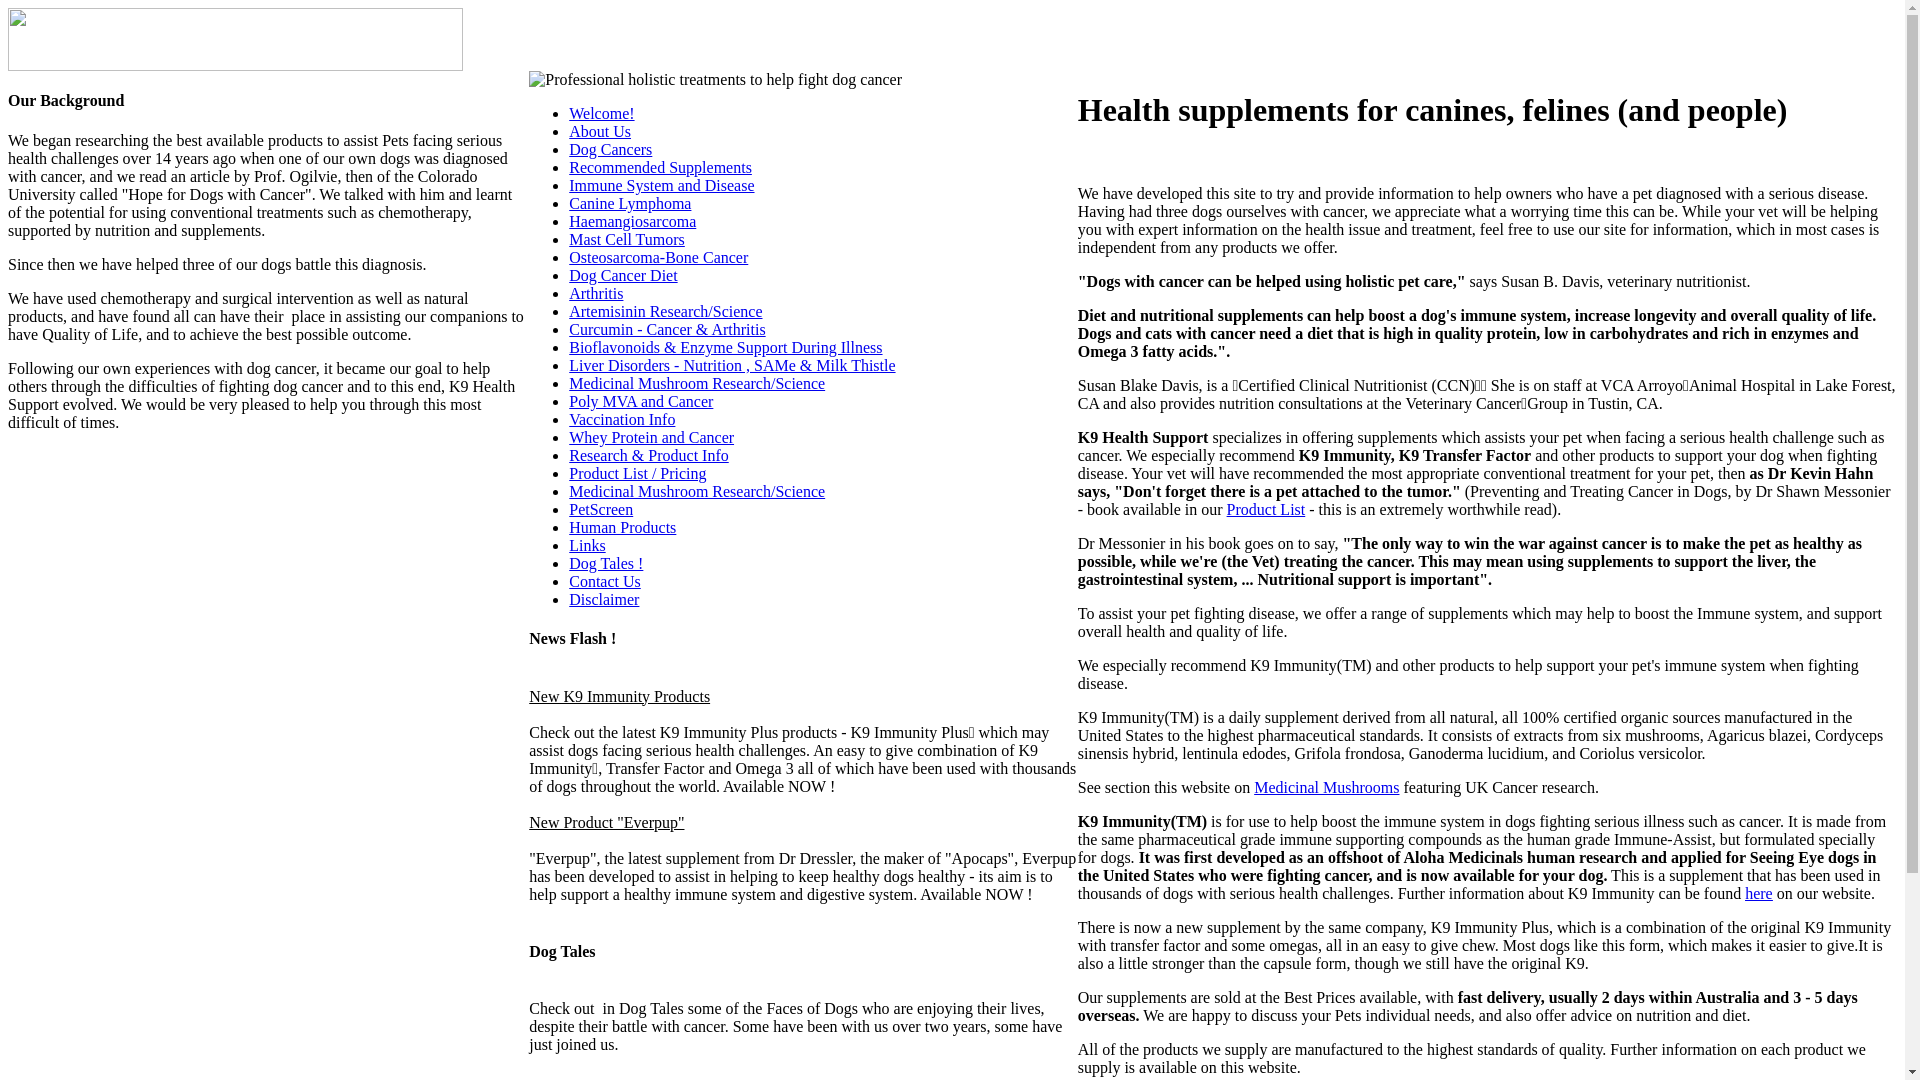 This screenshot has height=1080, width=1920. Describe the element at coordinates (568, 238) in the screenshot. I see `'Mast Cell Tumors'` at that location.